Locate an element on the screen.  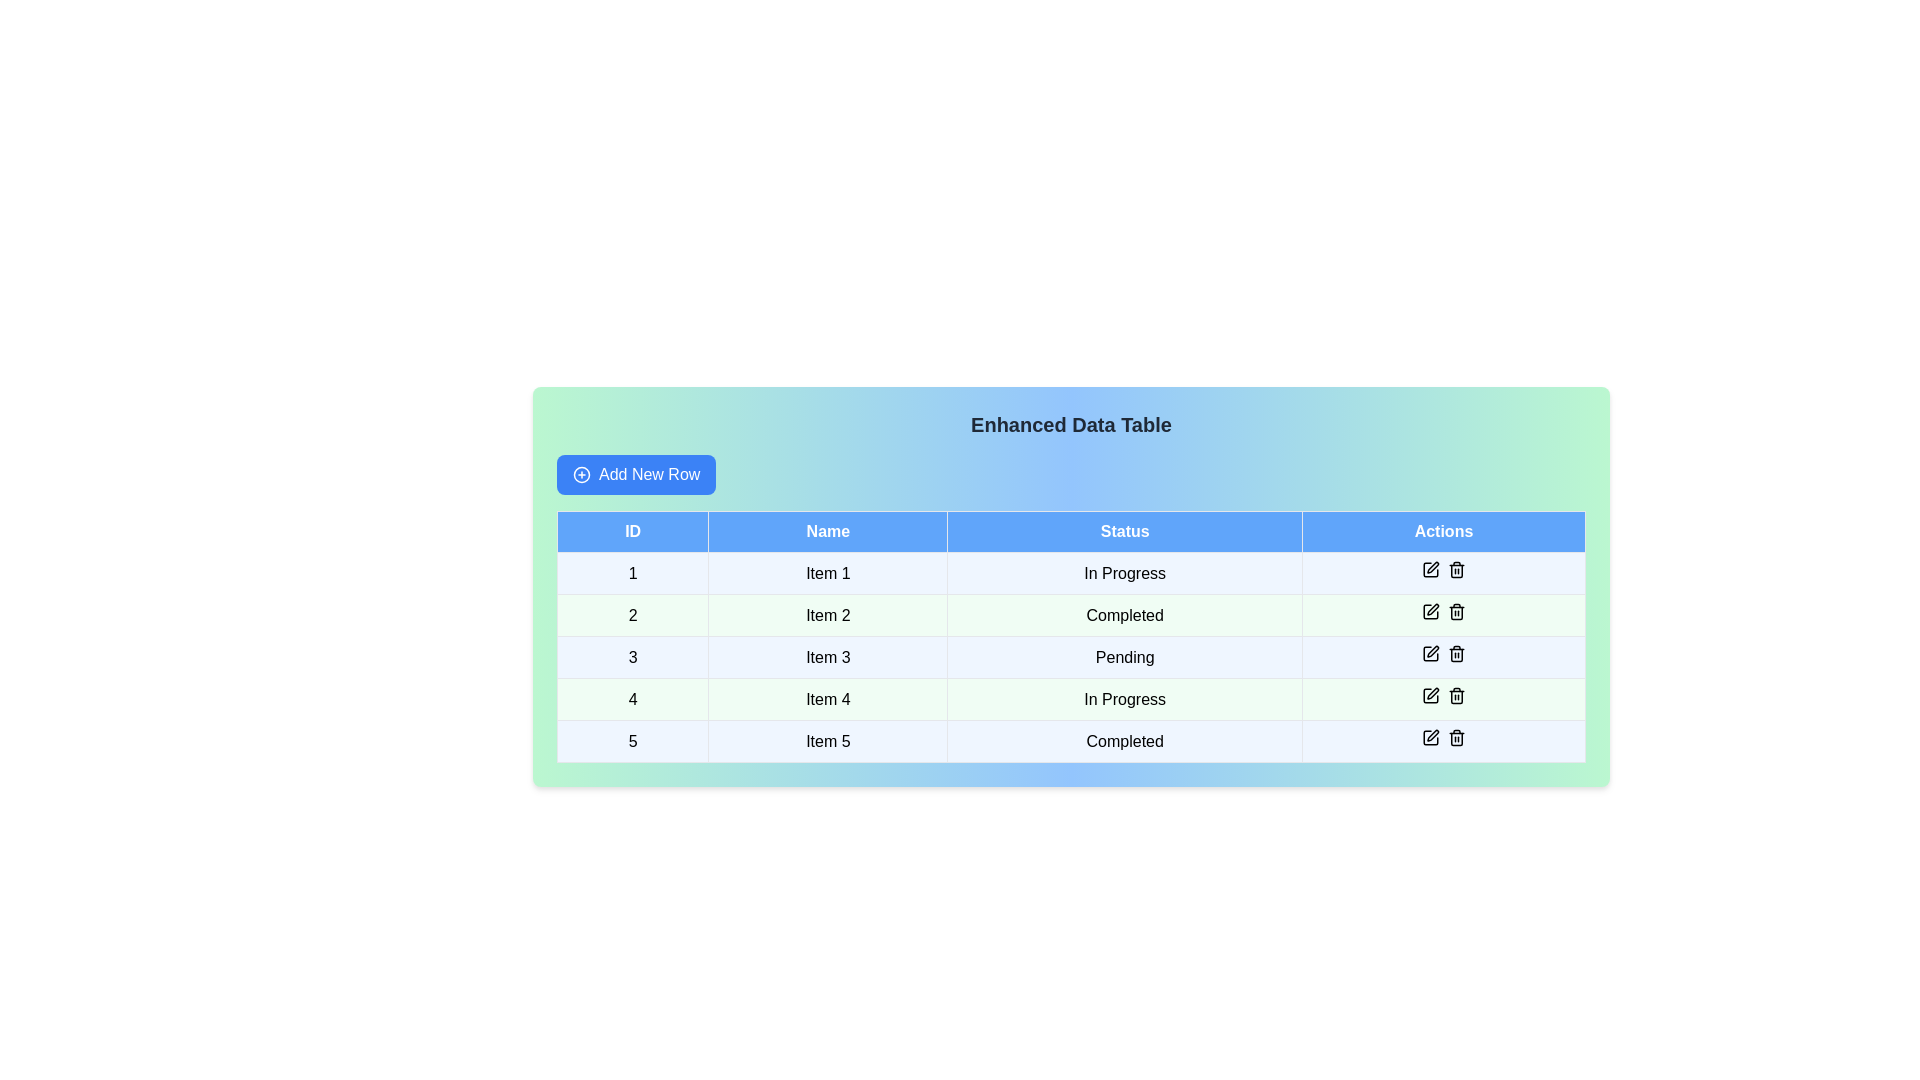
the static text label displaying the number '5' in the first column of the last row of the table, which is under the 'ID' header is located at coordinates (632, 741).